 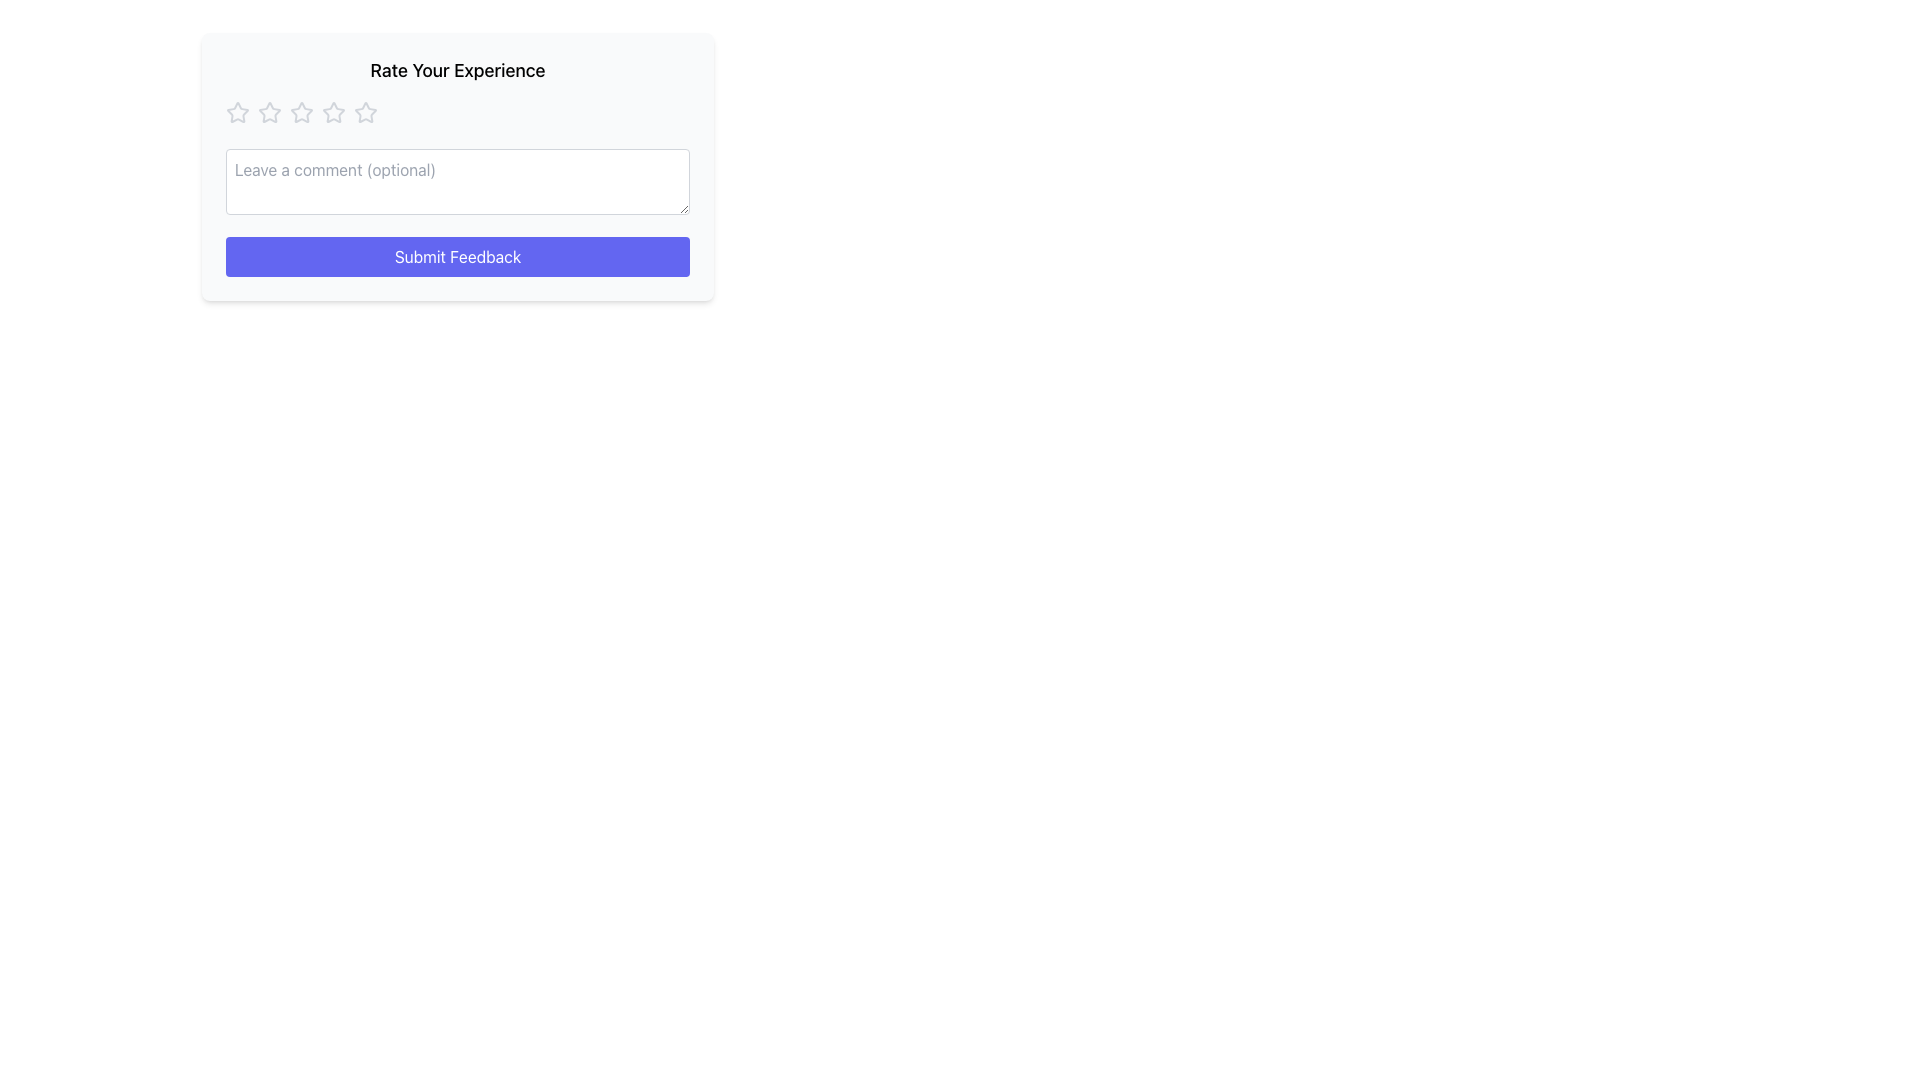 I want to click on the first star in the rating system, so click(x=238, y=112).